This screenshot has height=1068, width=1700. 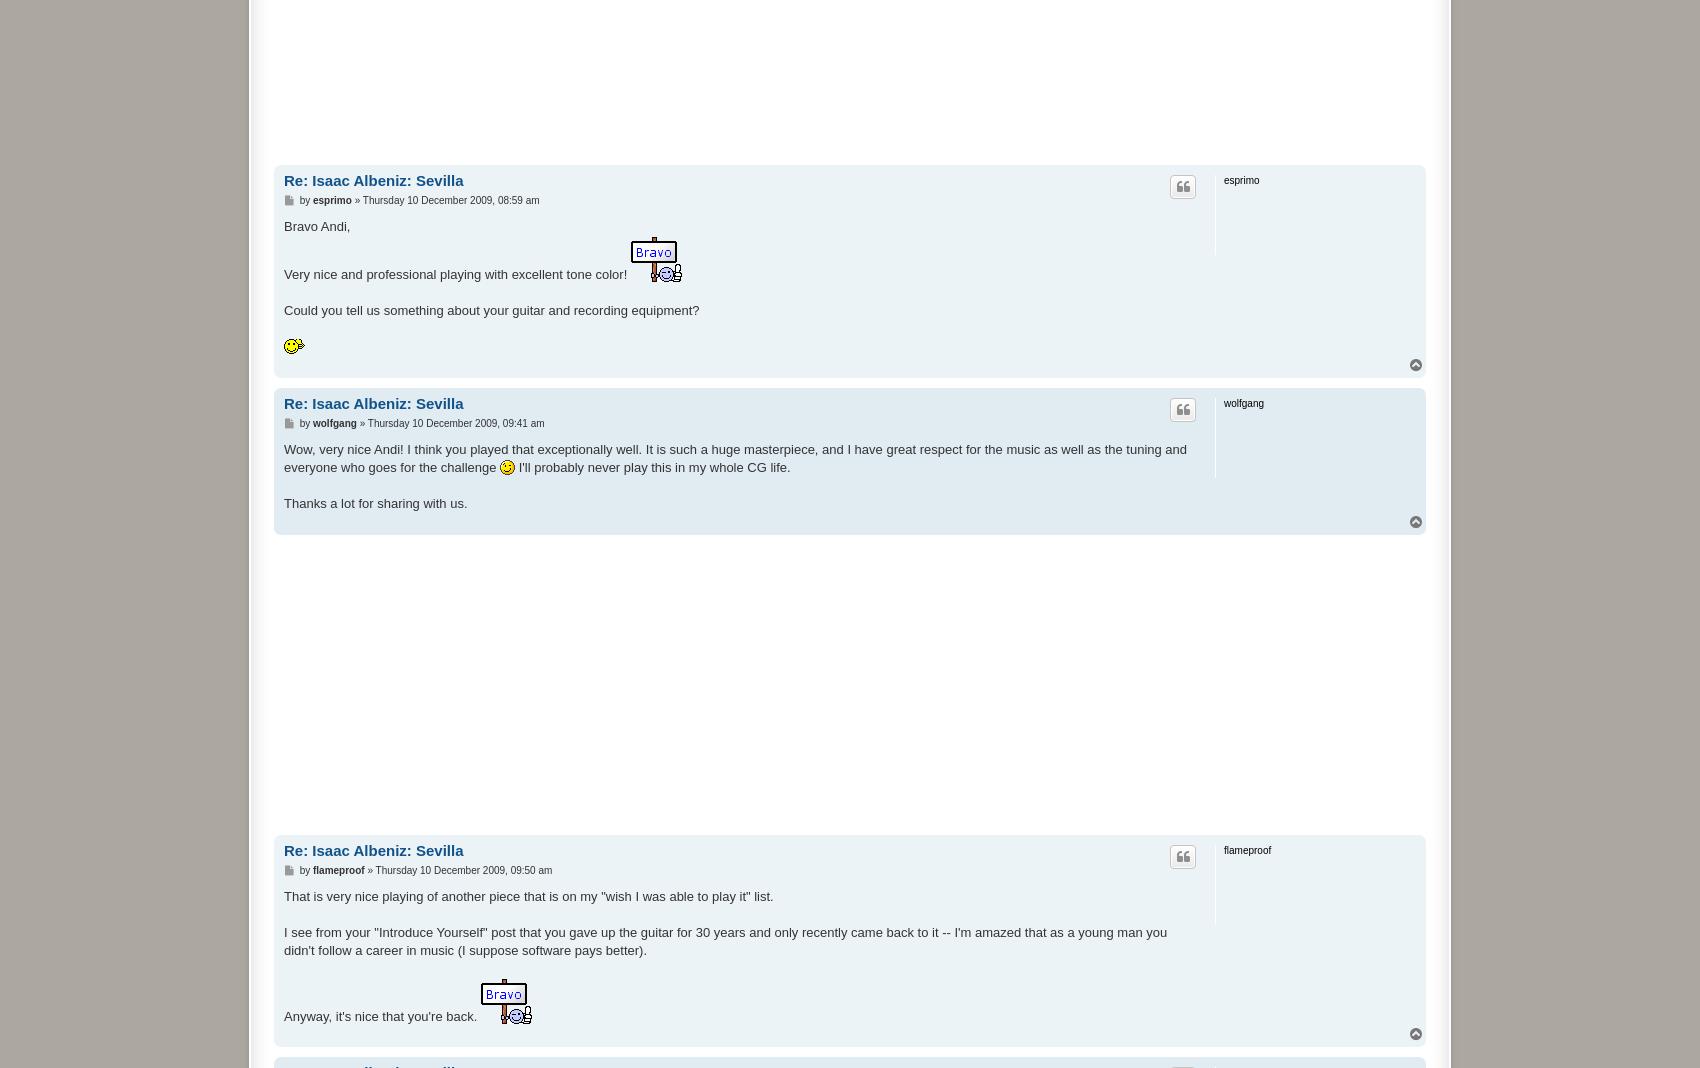 What do you see at coordinates (735, 457) in the screenshot?
I see `'Wow, very nice Andi! I think you played that exceptionally well. It is such a huge masterpiece, and I have great respect for the music as well as the tuning and everyone who goes for the challenge'` at bounding box center [735, 457].